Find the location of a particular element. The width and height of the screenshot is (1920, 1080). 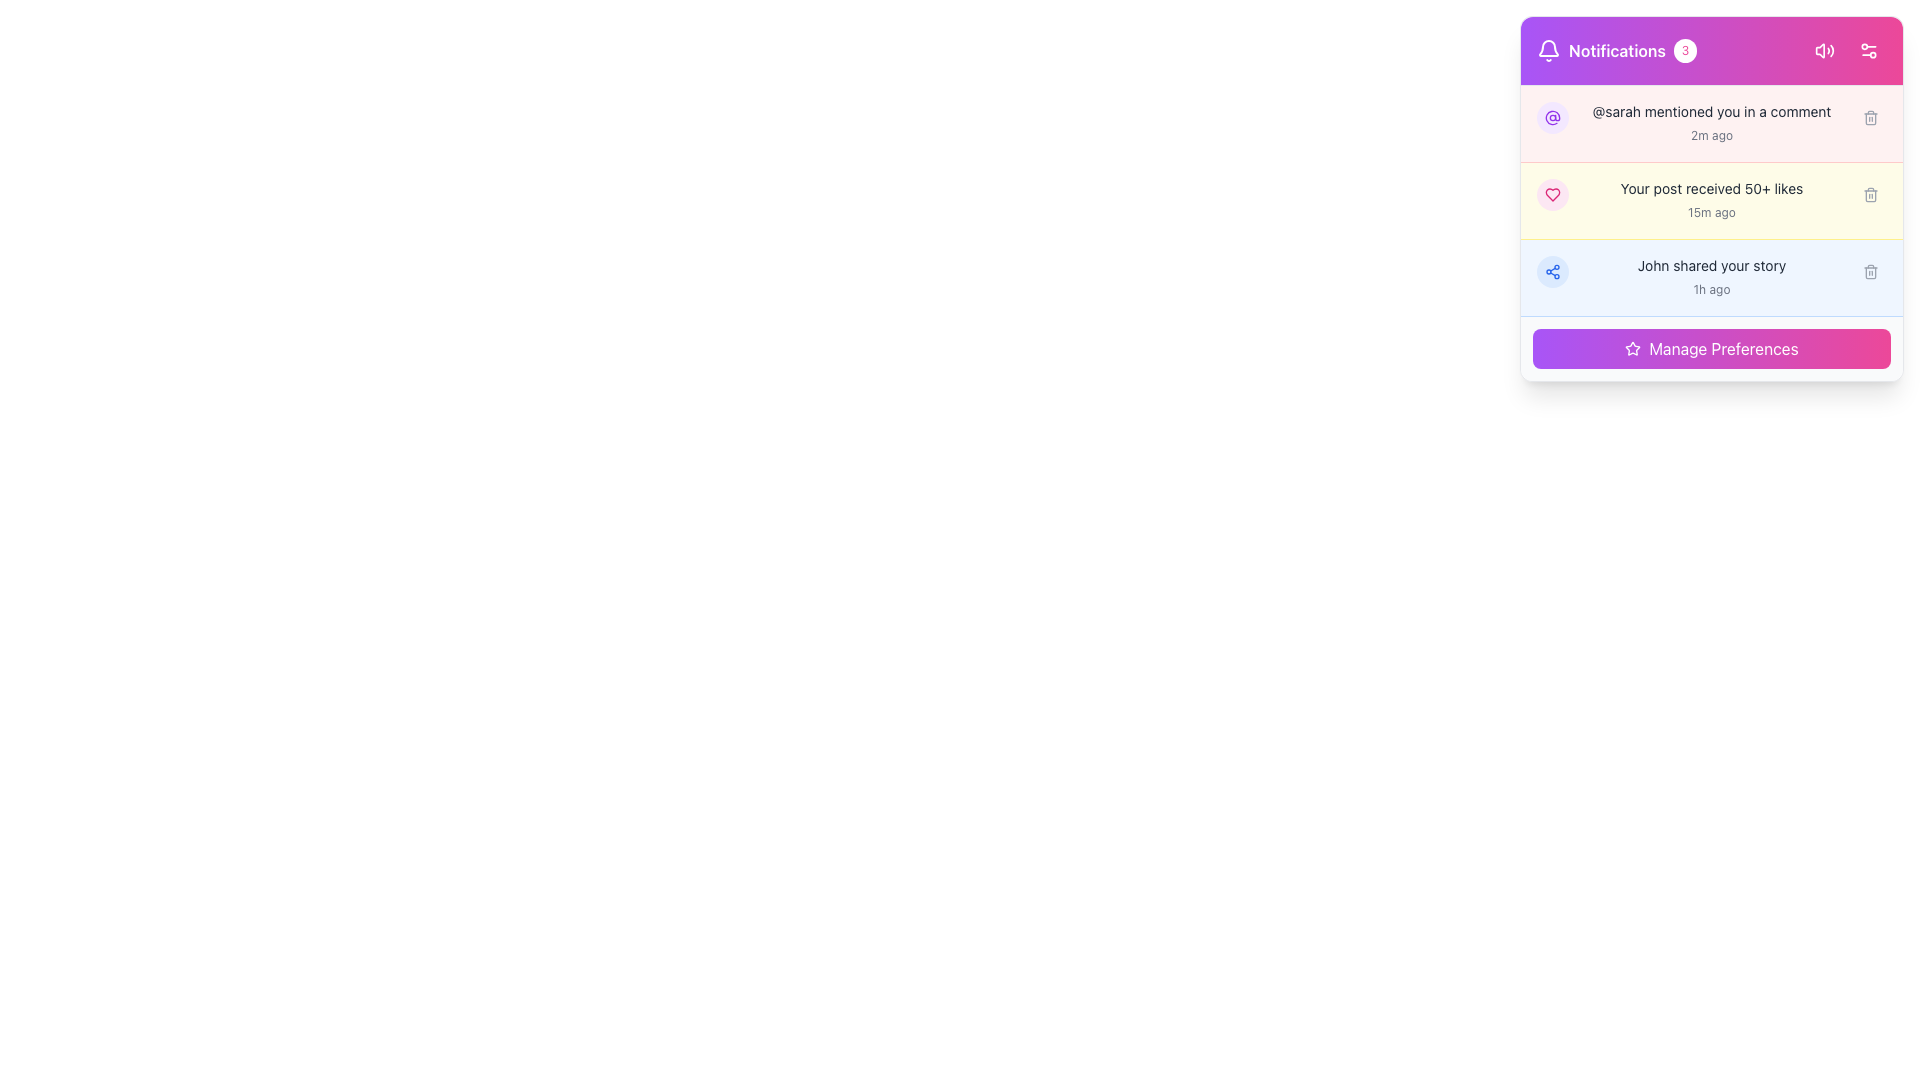

the first notification entry in the notifications panel that provides details about a recent mention in a comment is located at coordinates (1711, 123).